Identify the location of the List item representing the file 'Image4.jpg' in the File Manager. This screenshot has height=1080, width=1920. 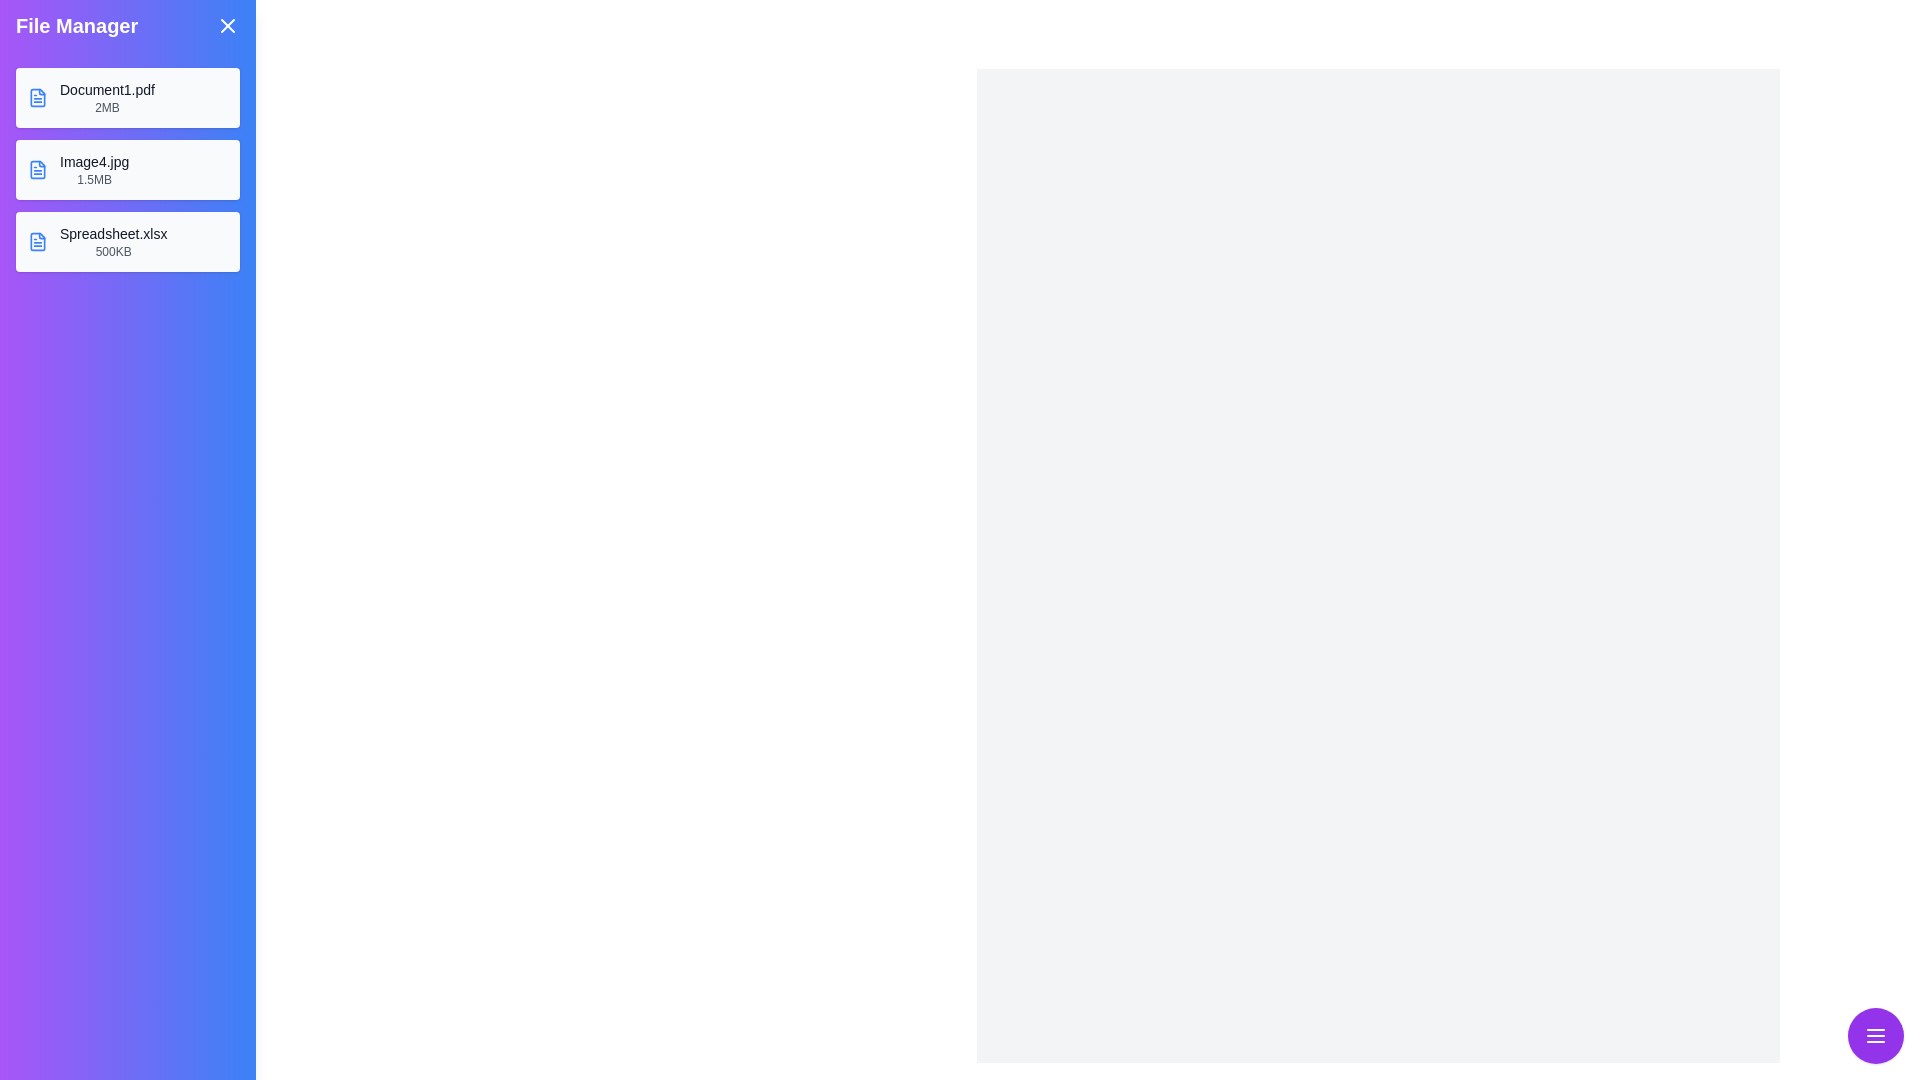
(127, 168).